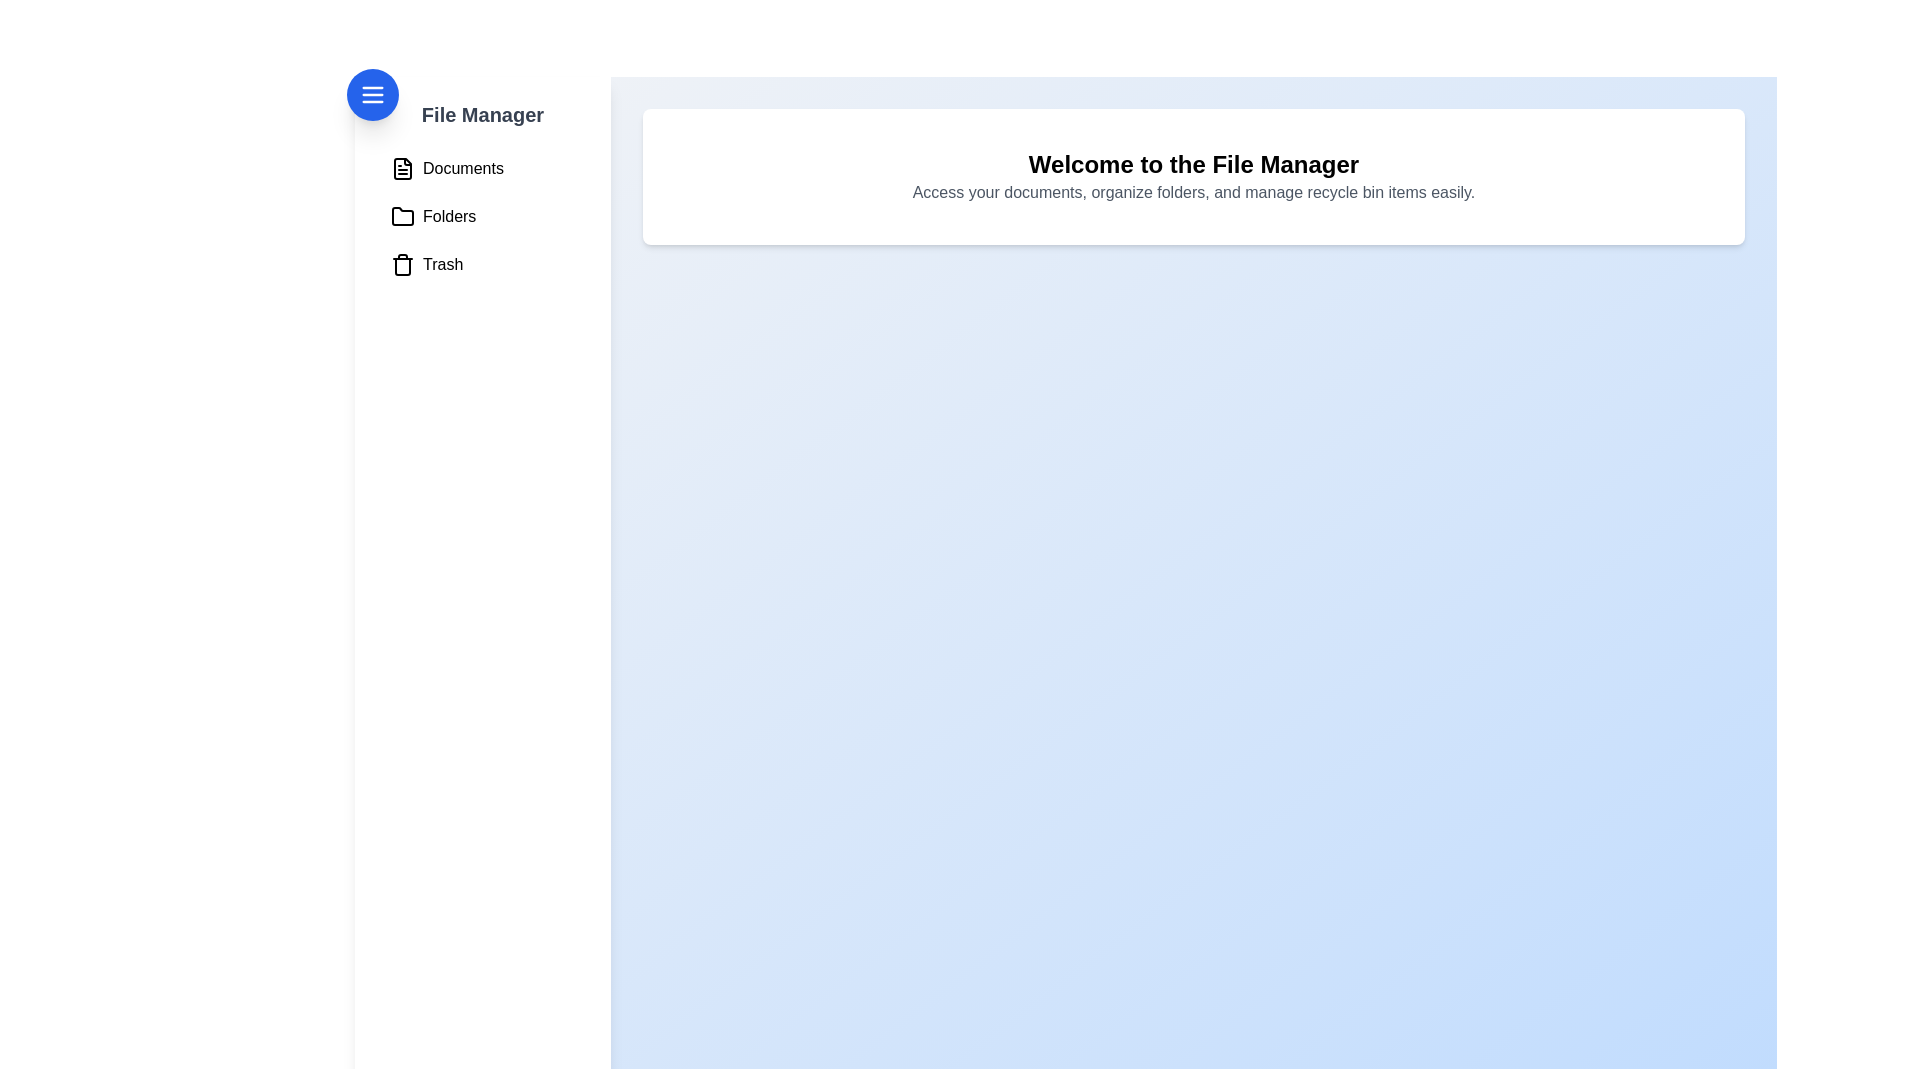 This screenshot has width=1920, height=1080. What do you see at coordinates (373, 95) in the screenshot?
I see `menu button to toggle the visibility of the drawer` at bounding box center [373, 95].